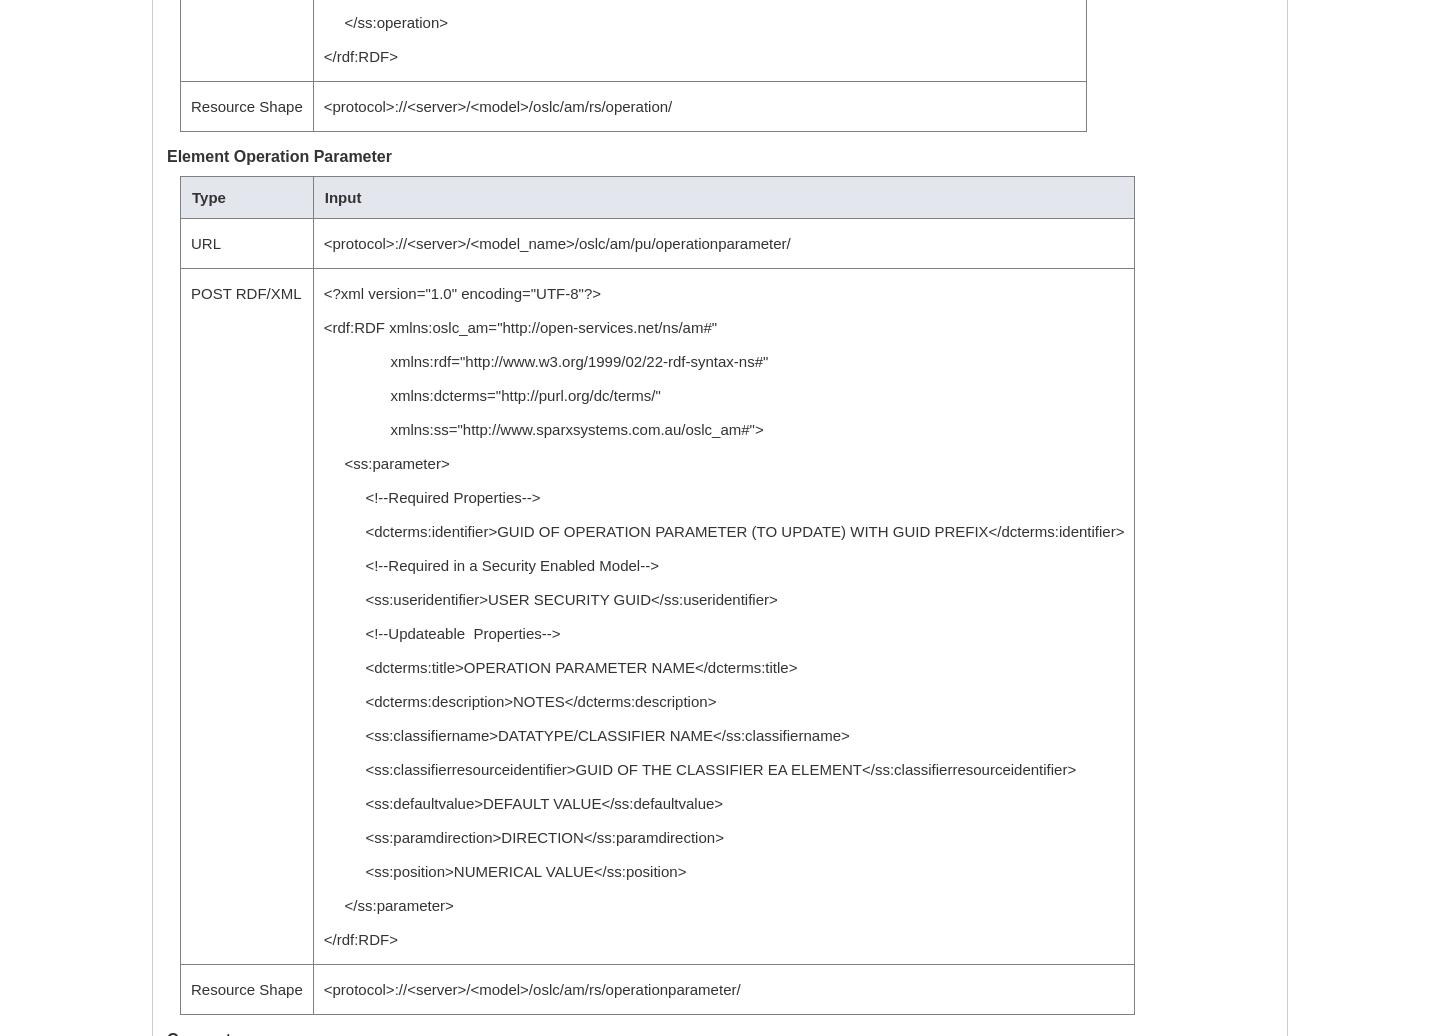 Image resolution: width=1440 pixels, height=1036 pixels. Describe the element at coordinates (342, 197) in the screenshot. I see `'Input'` at that location.